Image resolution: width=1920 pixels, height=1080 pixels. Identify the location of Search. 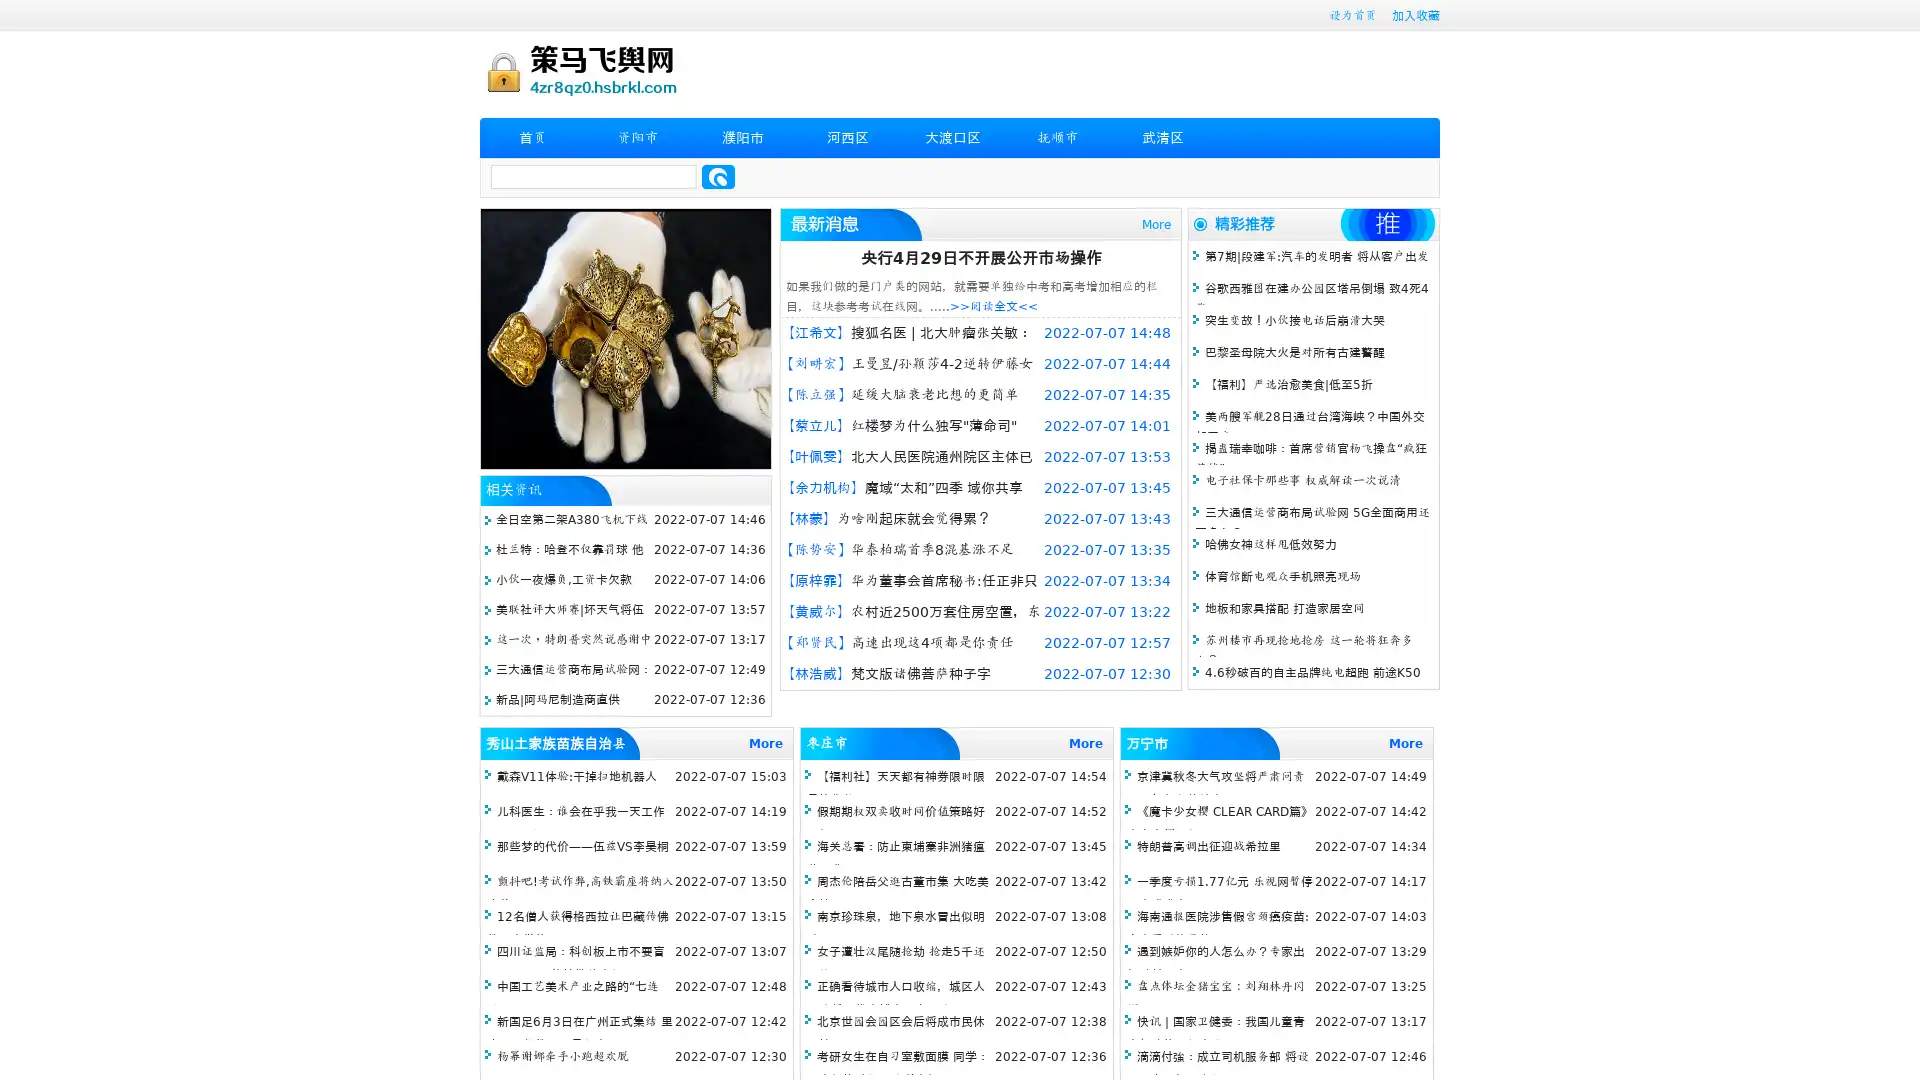
(718, 176).